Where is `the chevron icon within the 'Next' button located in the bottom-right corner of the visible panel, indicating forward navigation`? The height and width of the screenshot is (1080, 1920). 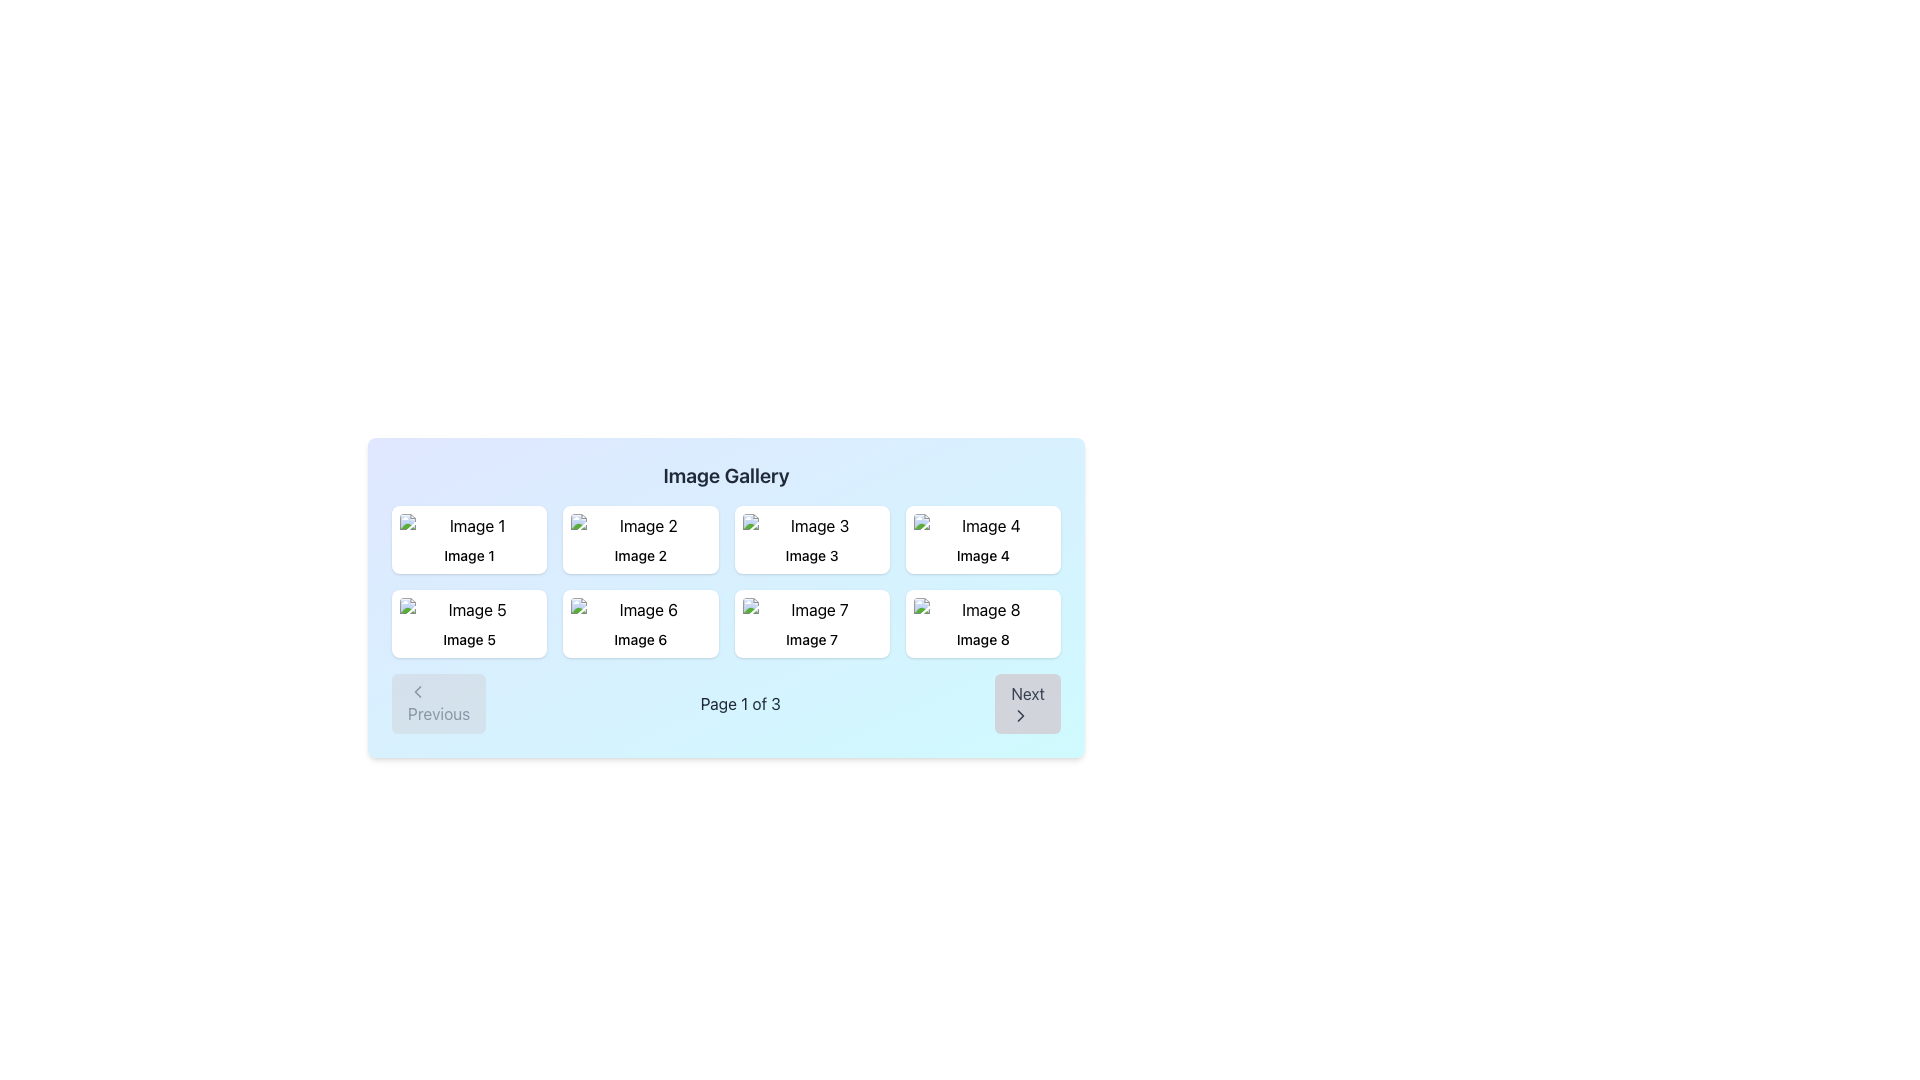
the chevron icon within the 'Next' button located in the bottom-right corner of the visible panel, indicating forward navigation is located at coordinates (1021, 715).